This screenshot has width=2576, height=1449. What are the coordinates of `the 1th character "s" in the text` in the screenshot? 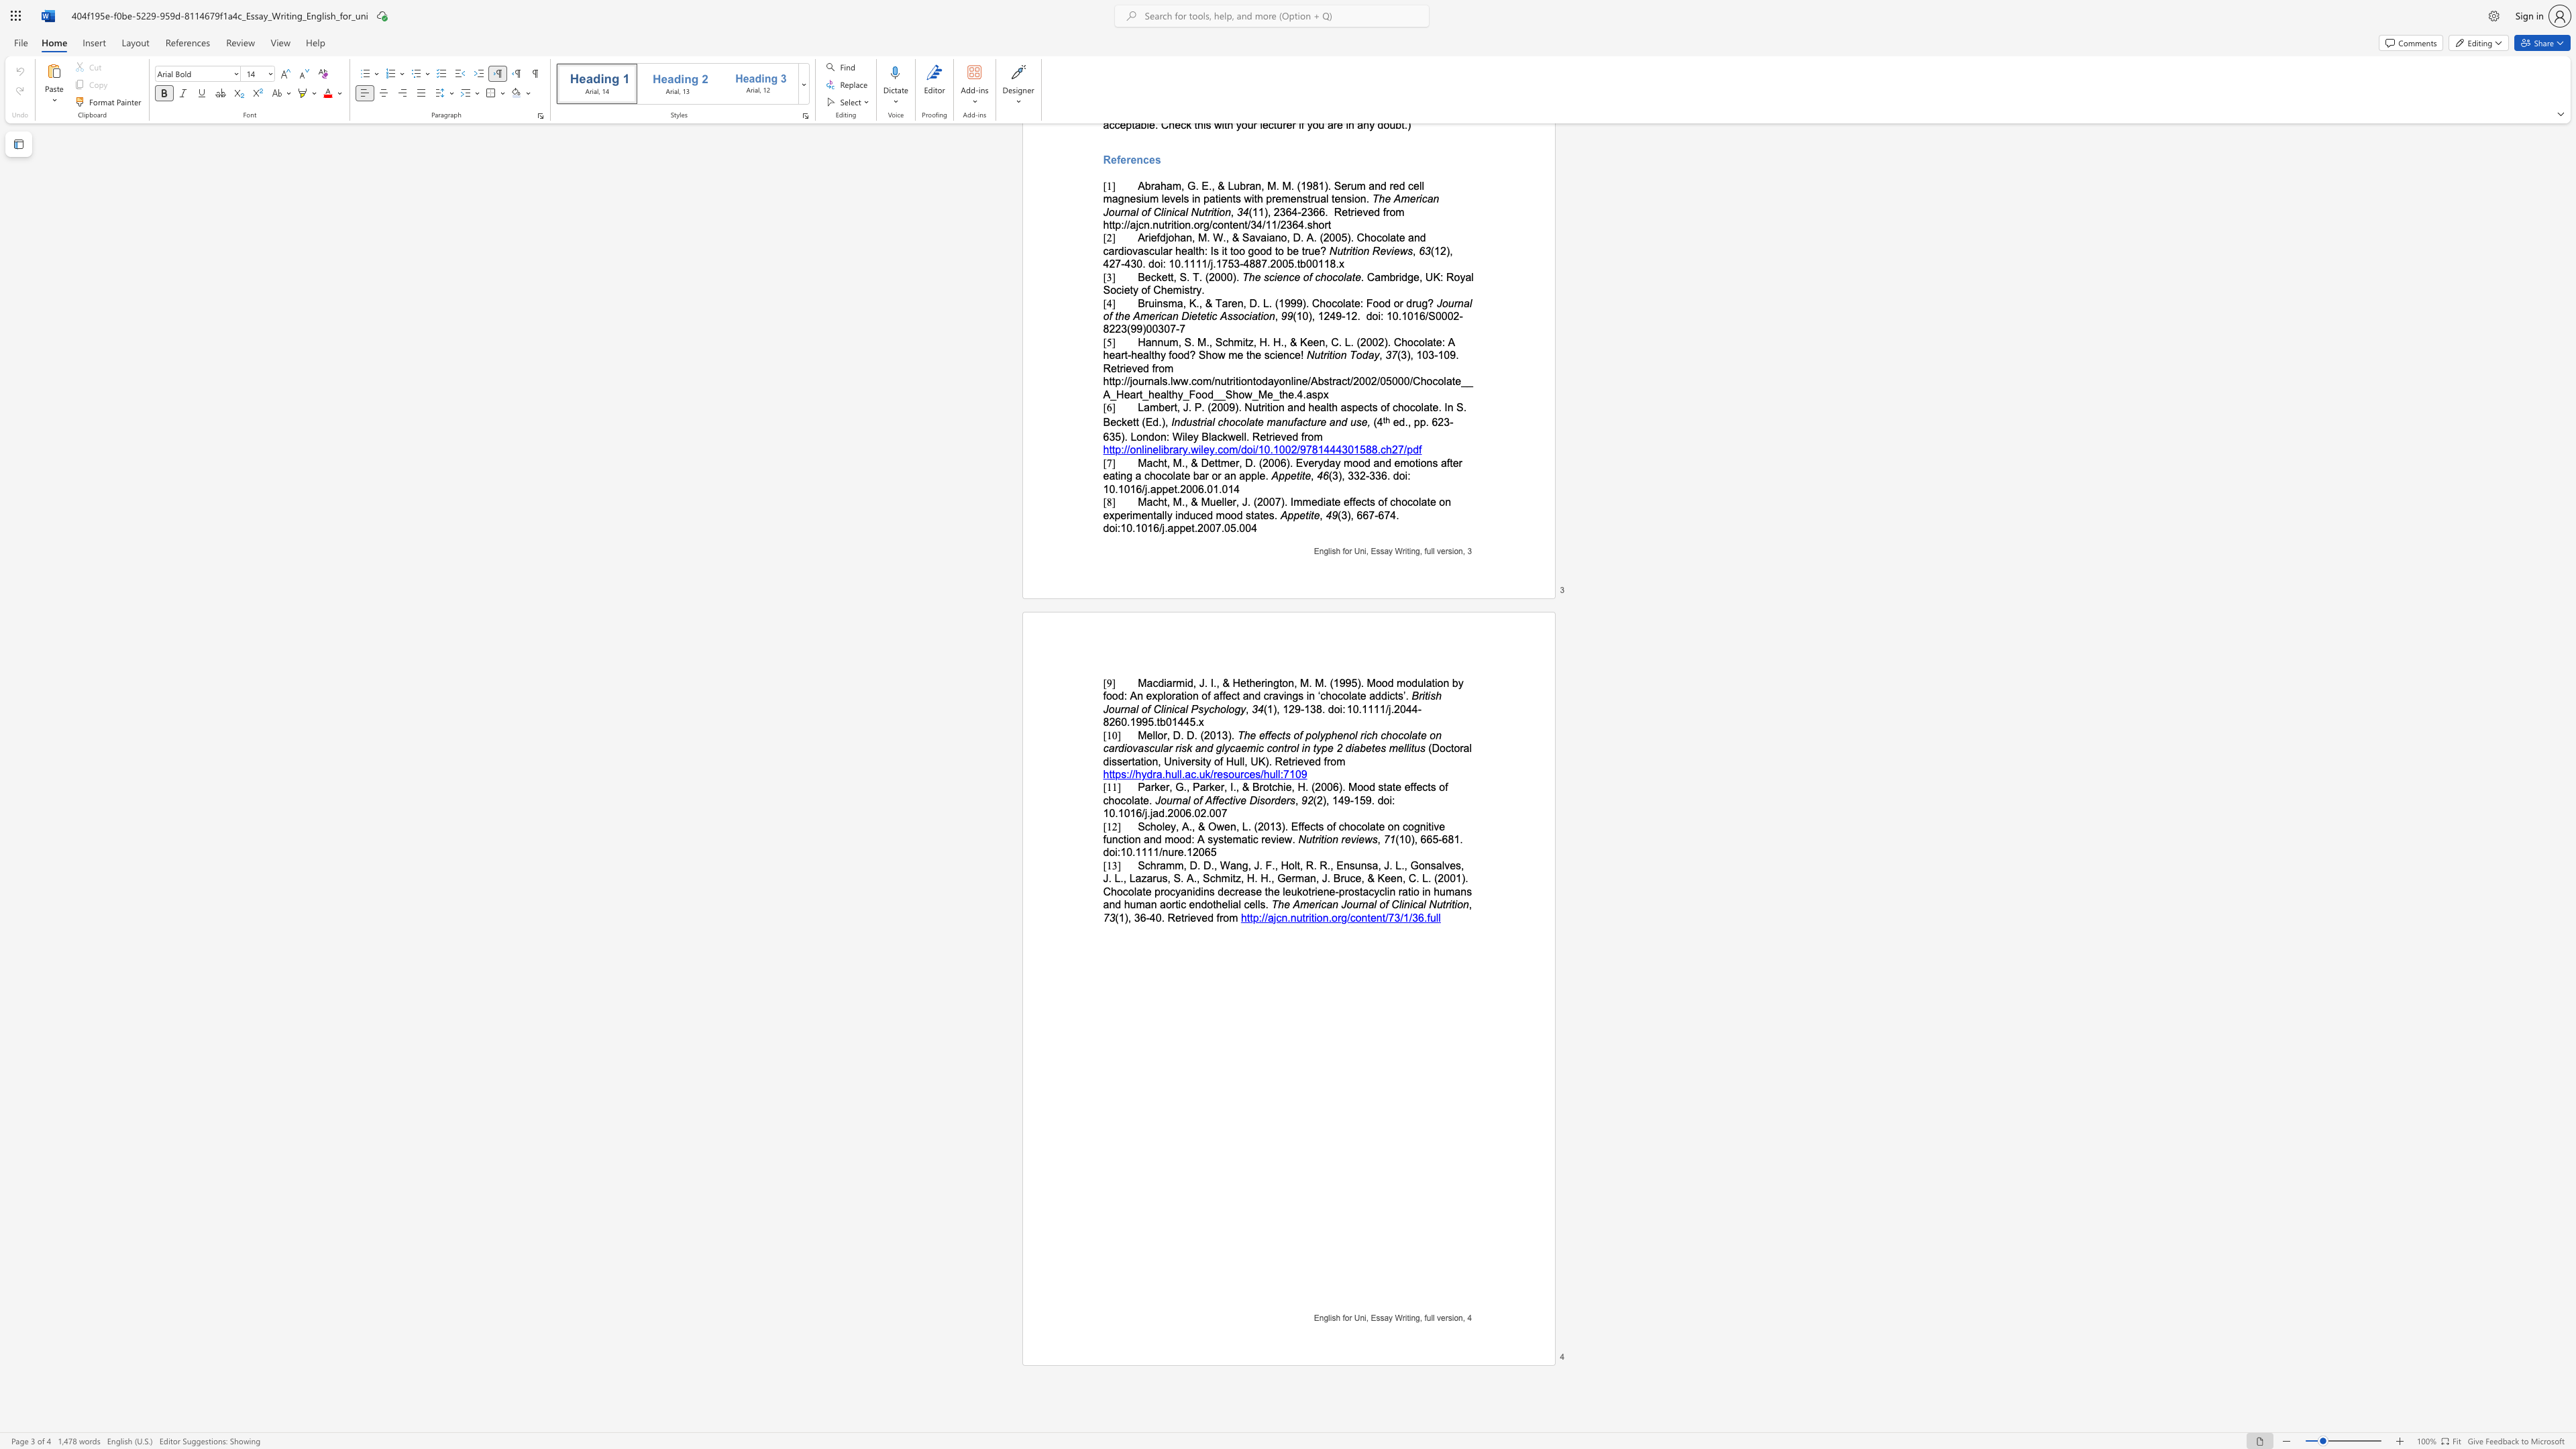 It's located at (1334, 1317).